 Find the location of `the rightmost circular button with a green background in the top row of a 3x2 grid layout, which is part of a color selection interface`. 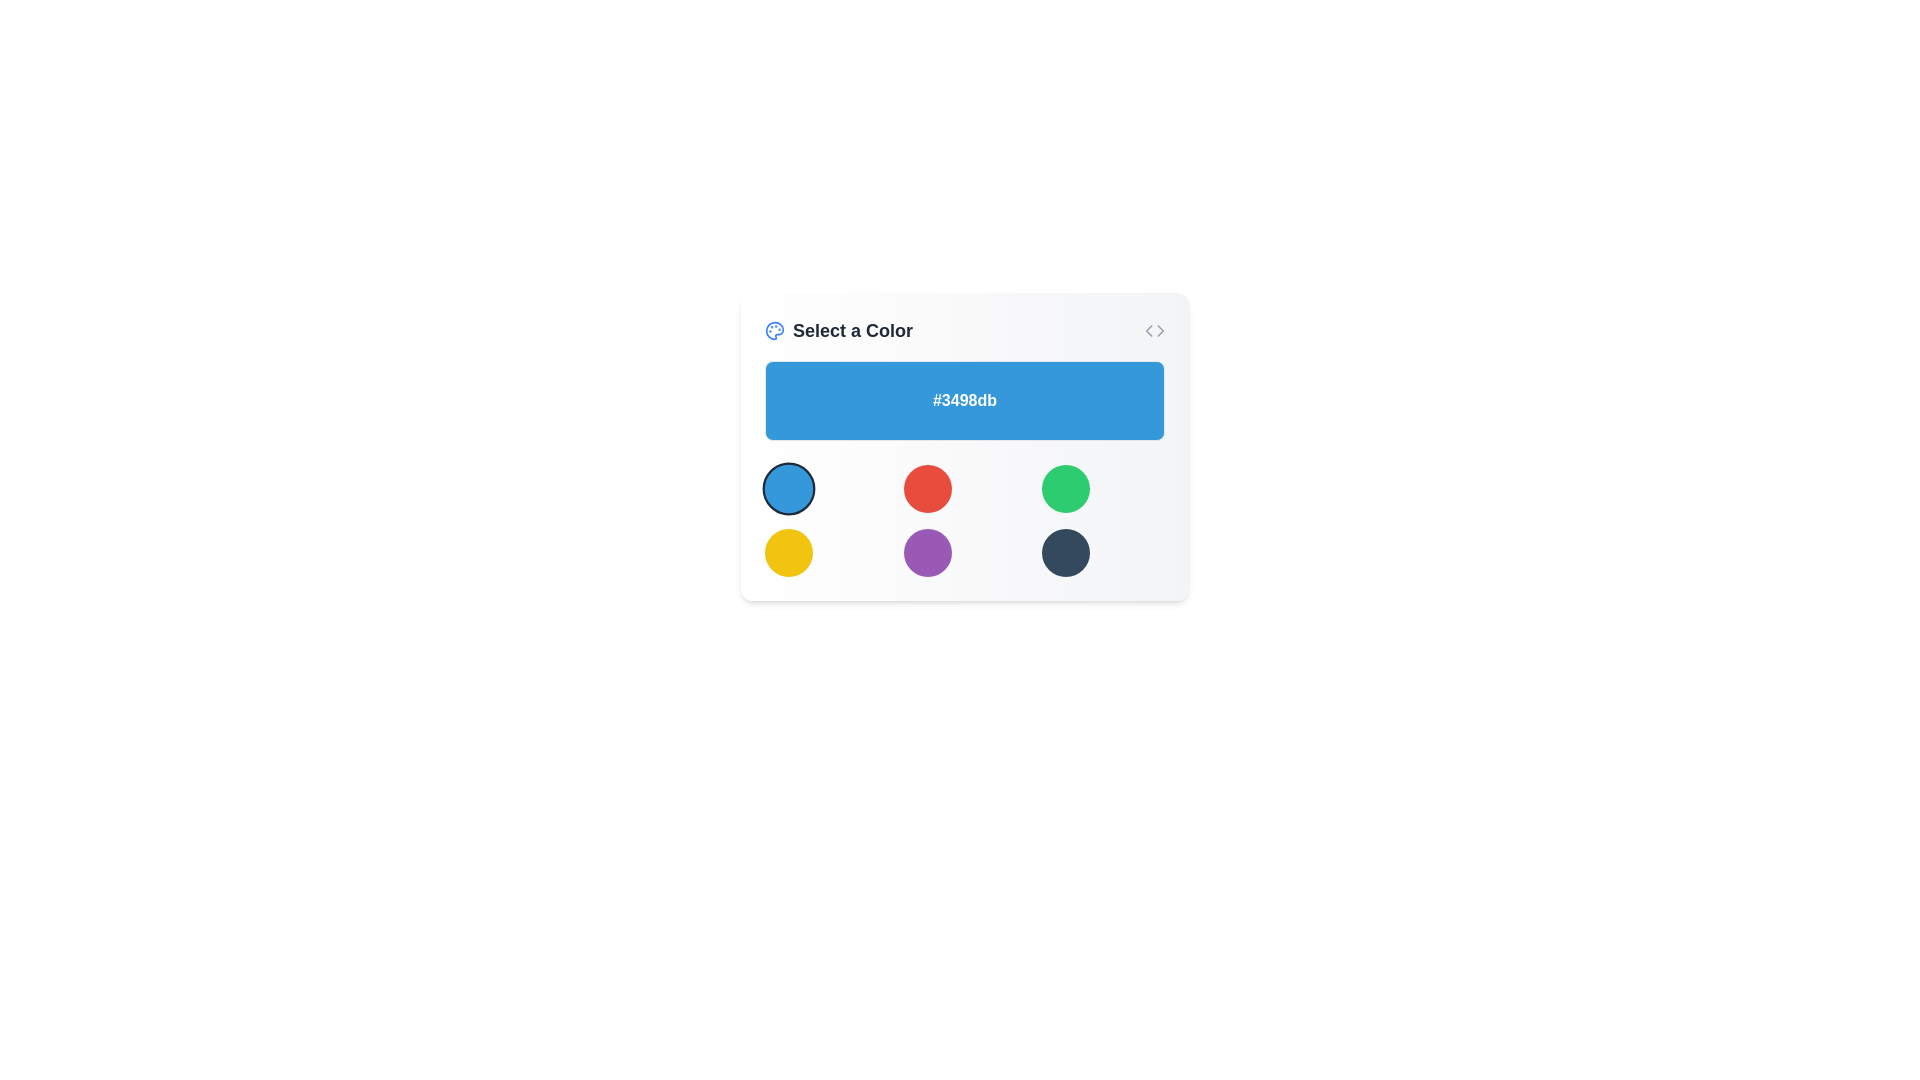

the rightmost circular button with a green background in the top row of a 3x2 grid layout, which is part of a color selection interface is located at coordinates (1065, 489).